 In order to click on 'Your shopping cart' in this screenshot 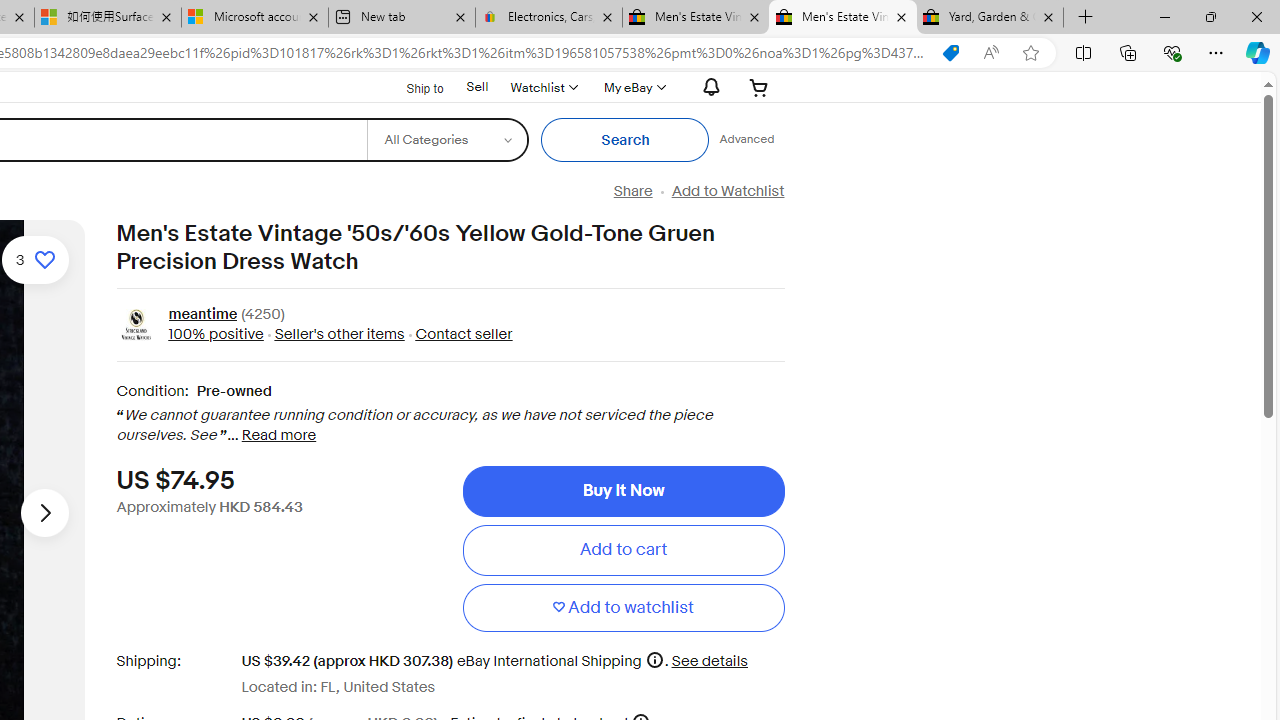, I will do `click(758, 86)`.